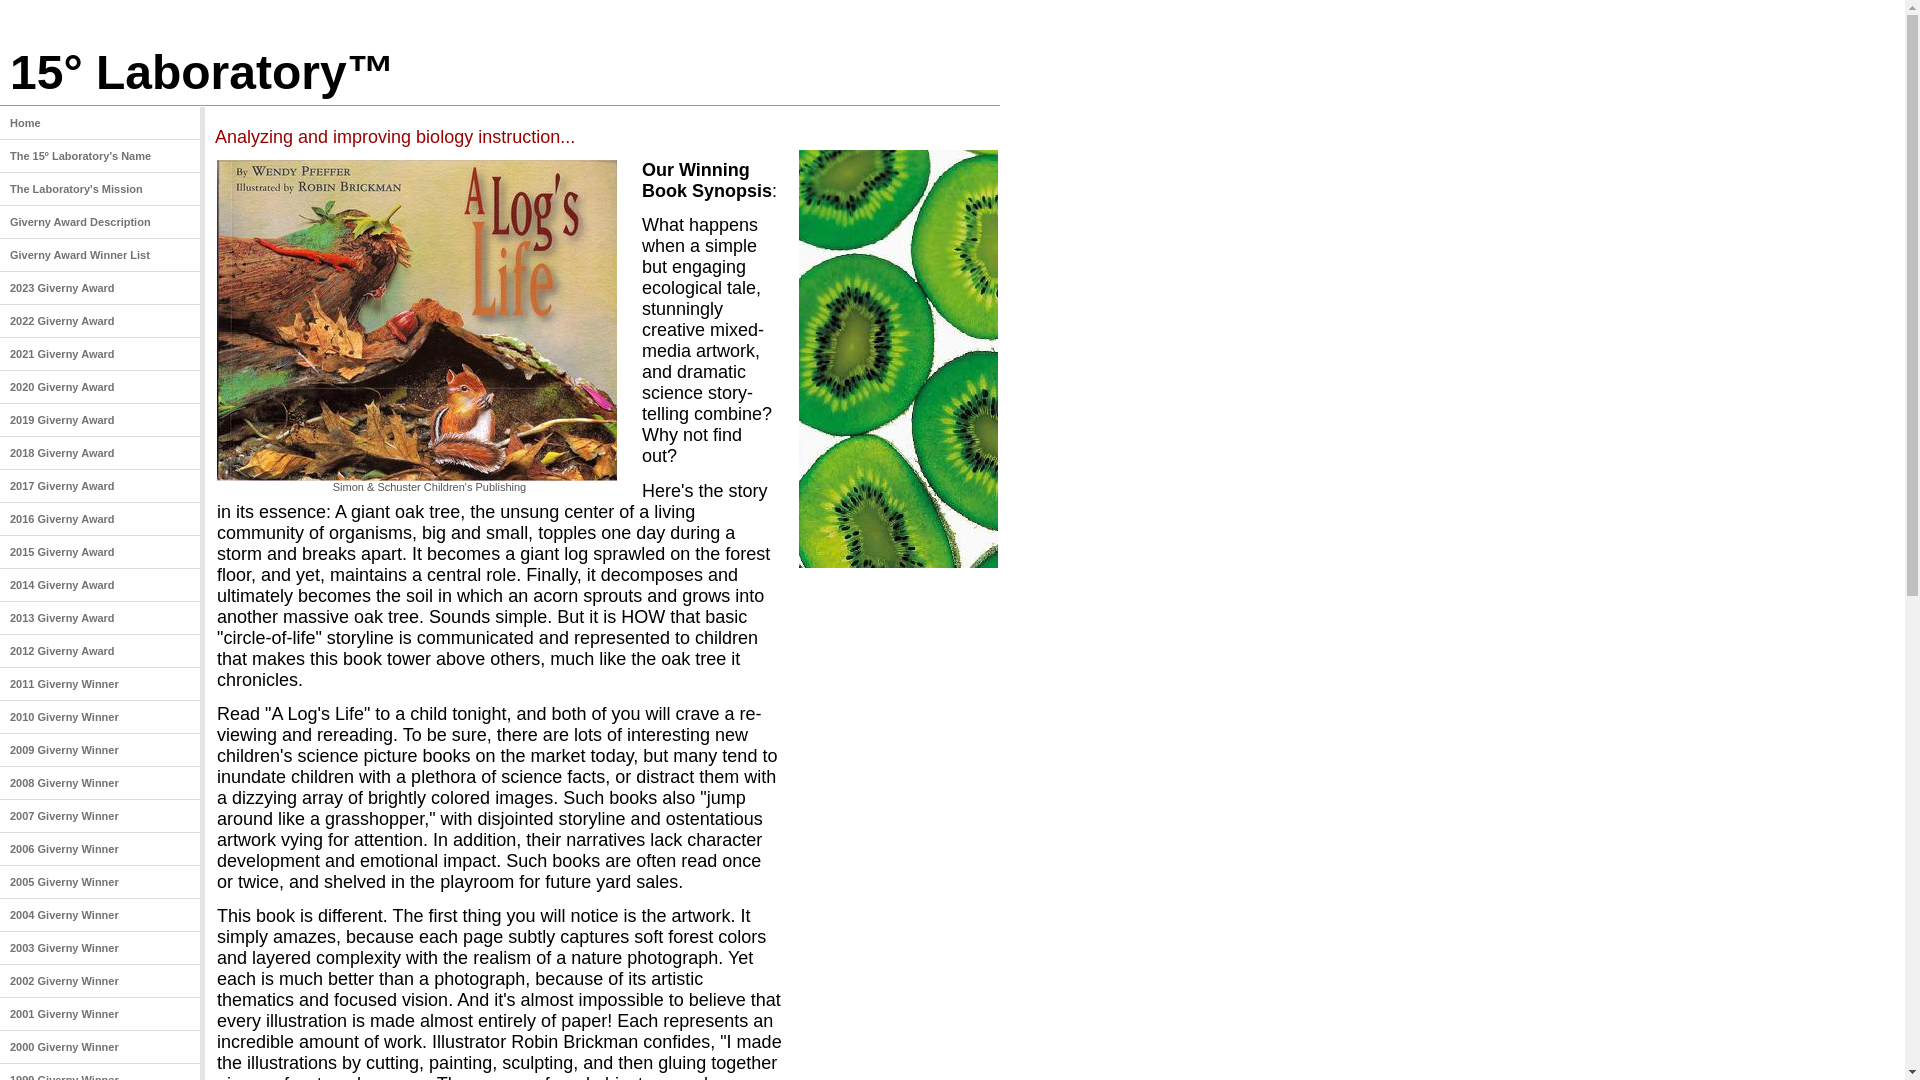  What do you see at coordinates (99, 320) in the screenshot?
I see `'2022 Giverny Award'` at bounding box center [99, 320].